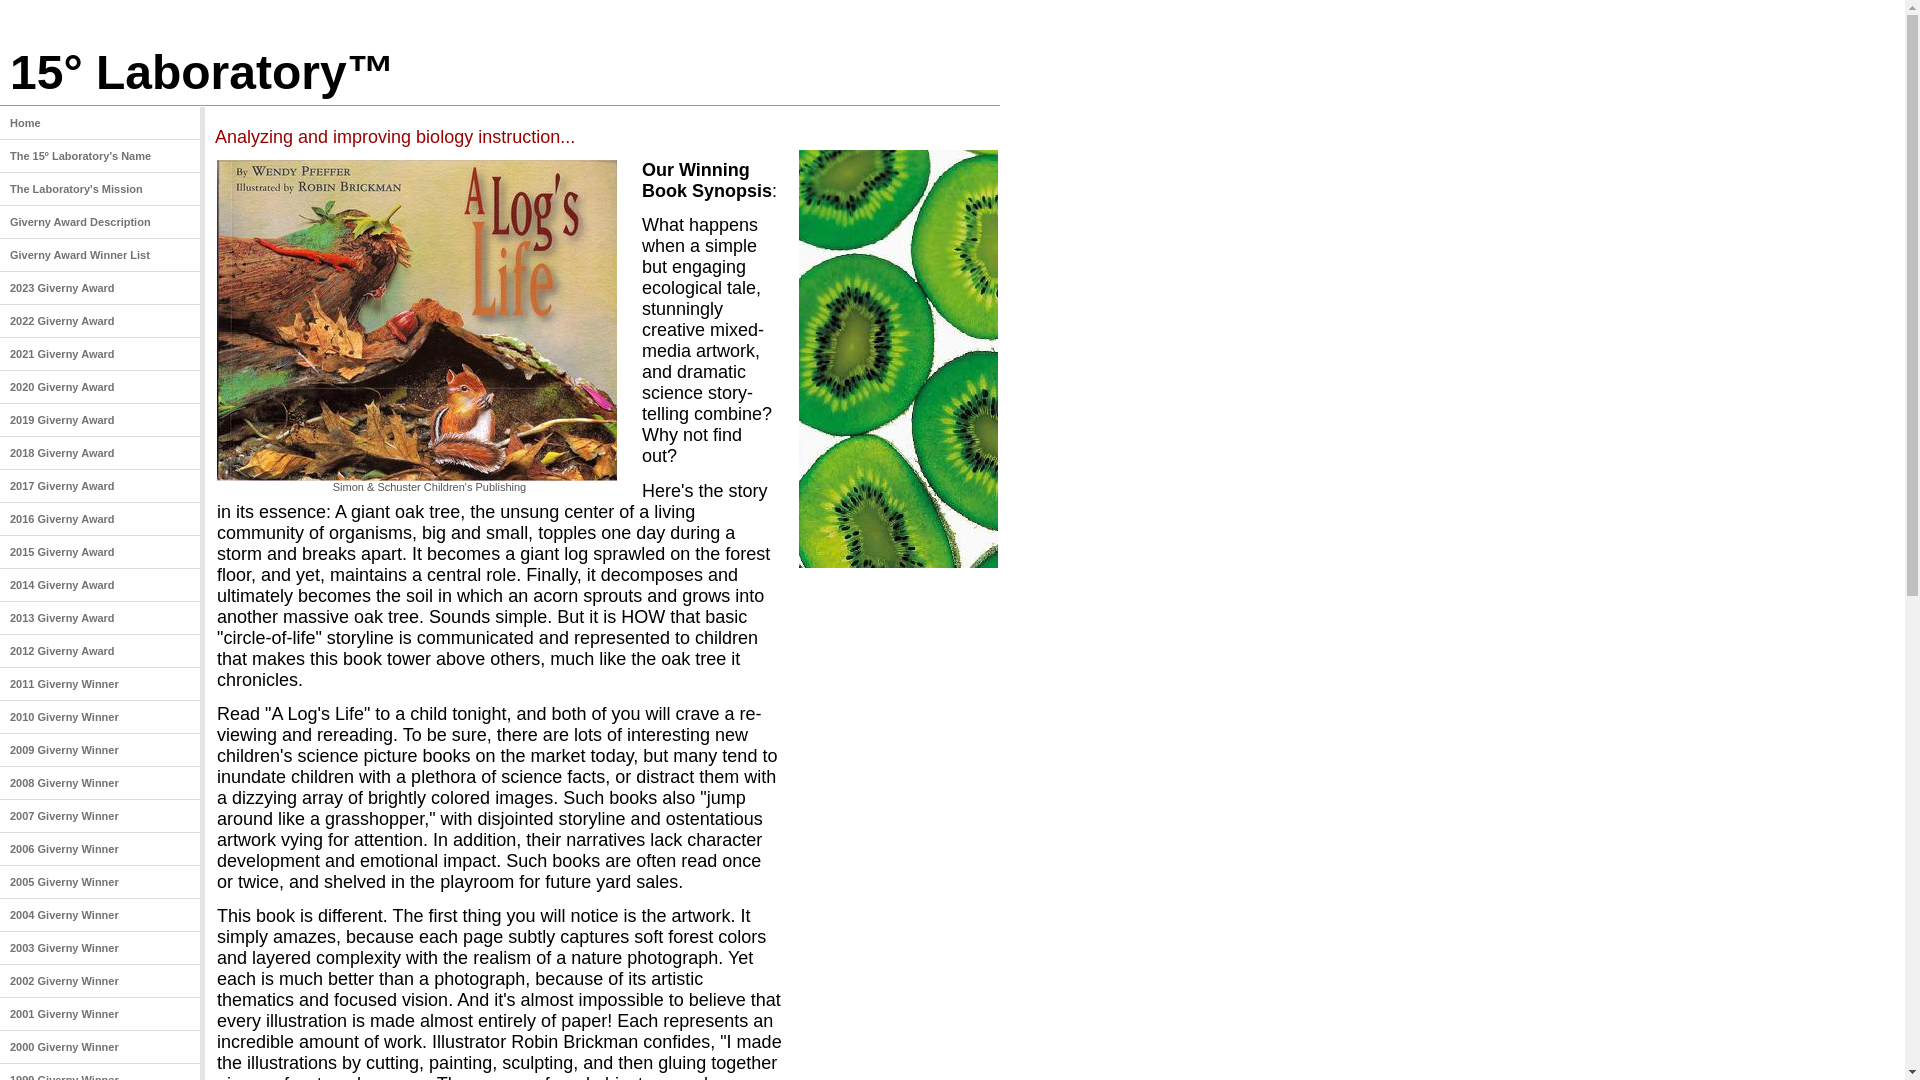  What do you see at coordinates (99, 320) in the screenshot?
I see `'2022 Giverny Award'` at bounding box center [99, 320].